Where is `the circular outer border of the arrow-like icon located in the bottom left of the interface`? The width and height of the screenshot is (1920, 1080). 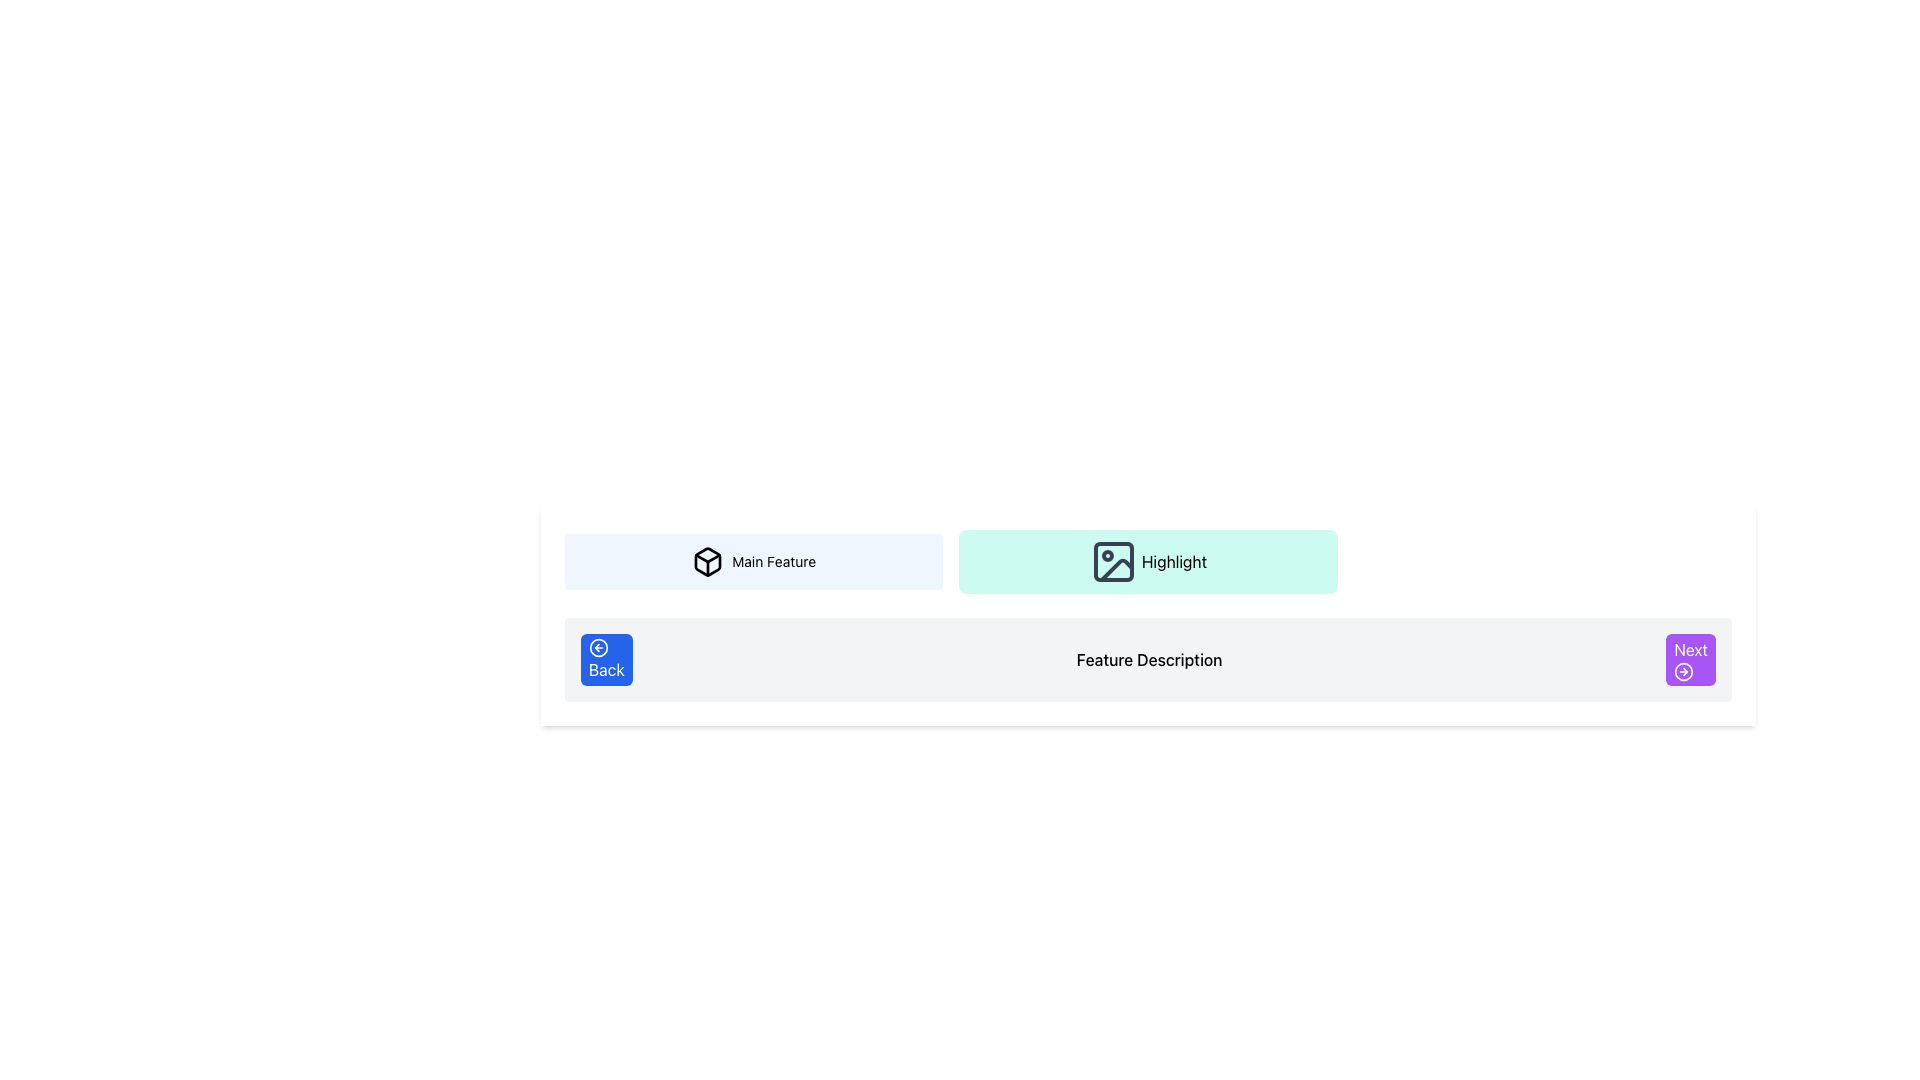
the circular outer border of the arrow-like icon located in the bottom left of the interface is located at coordinates (598, 648).